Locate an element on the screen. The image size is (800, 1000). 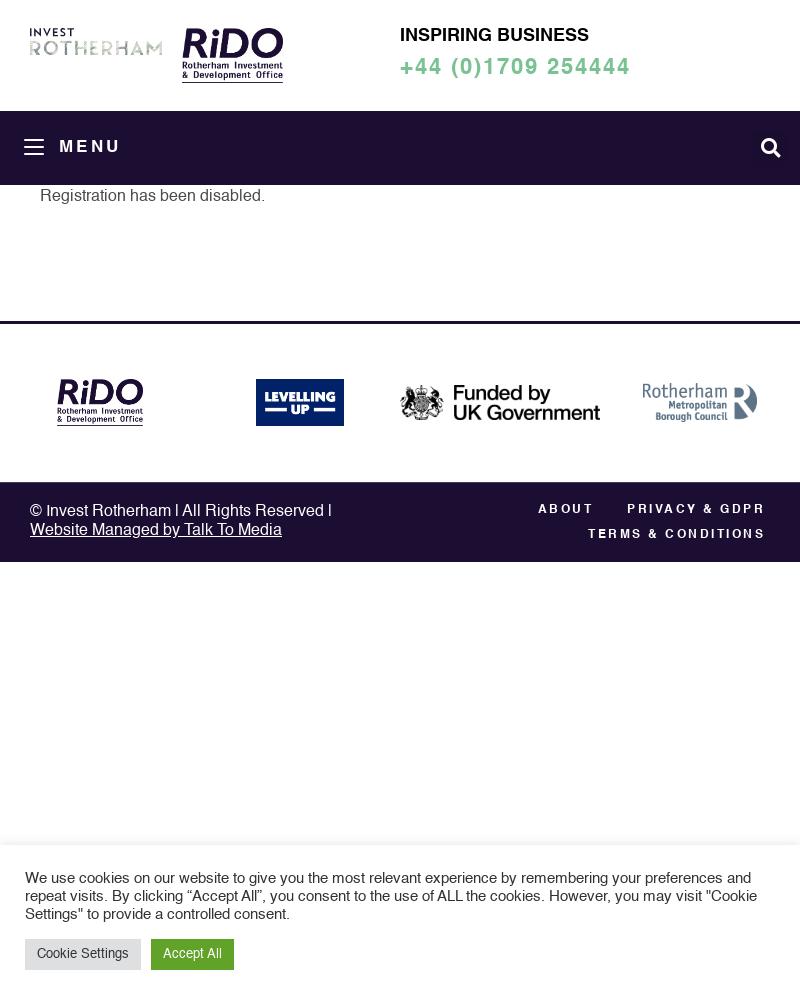
'Terms & Conditions' is located at coordinates (587, 535).